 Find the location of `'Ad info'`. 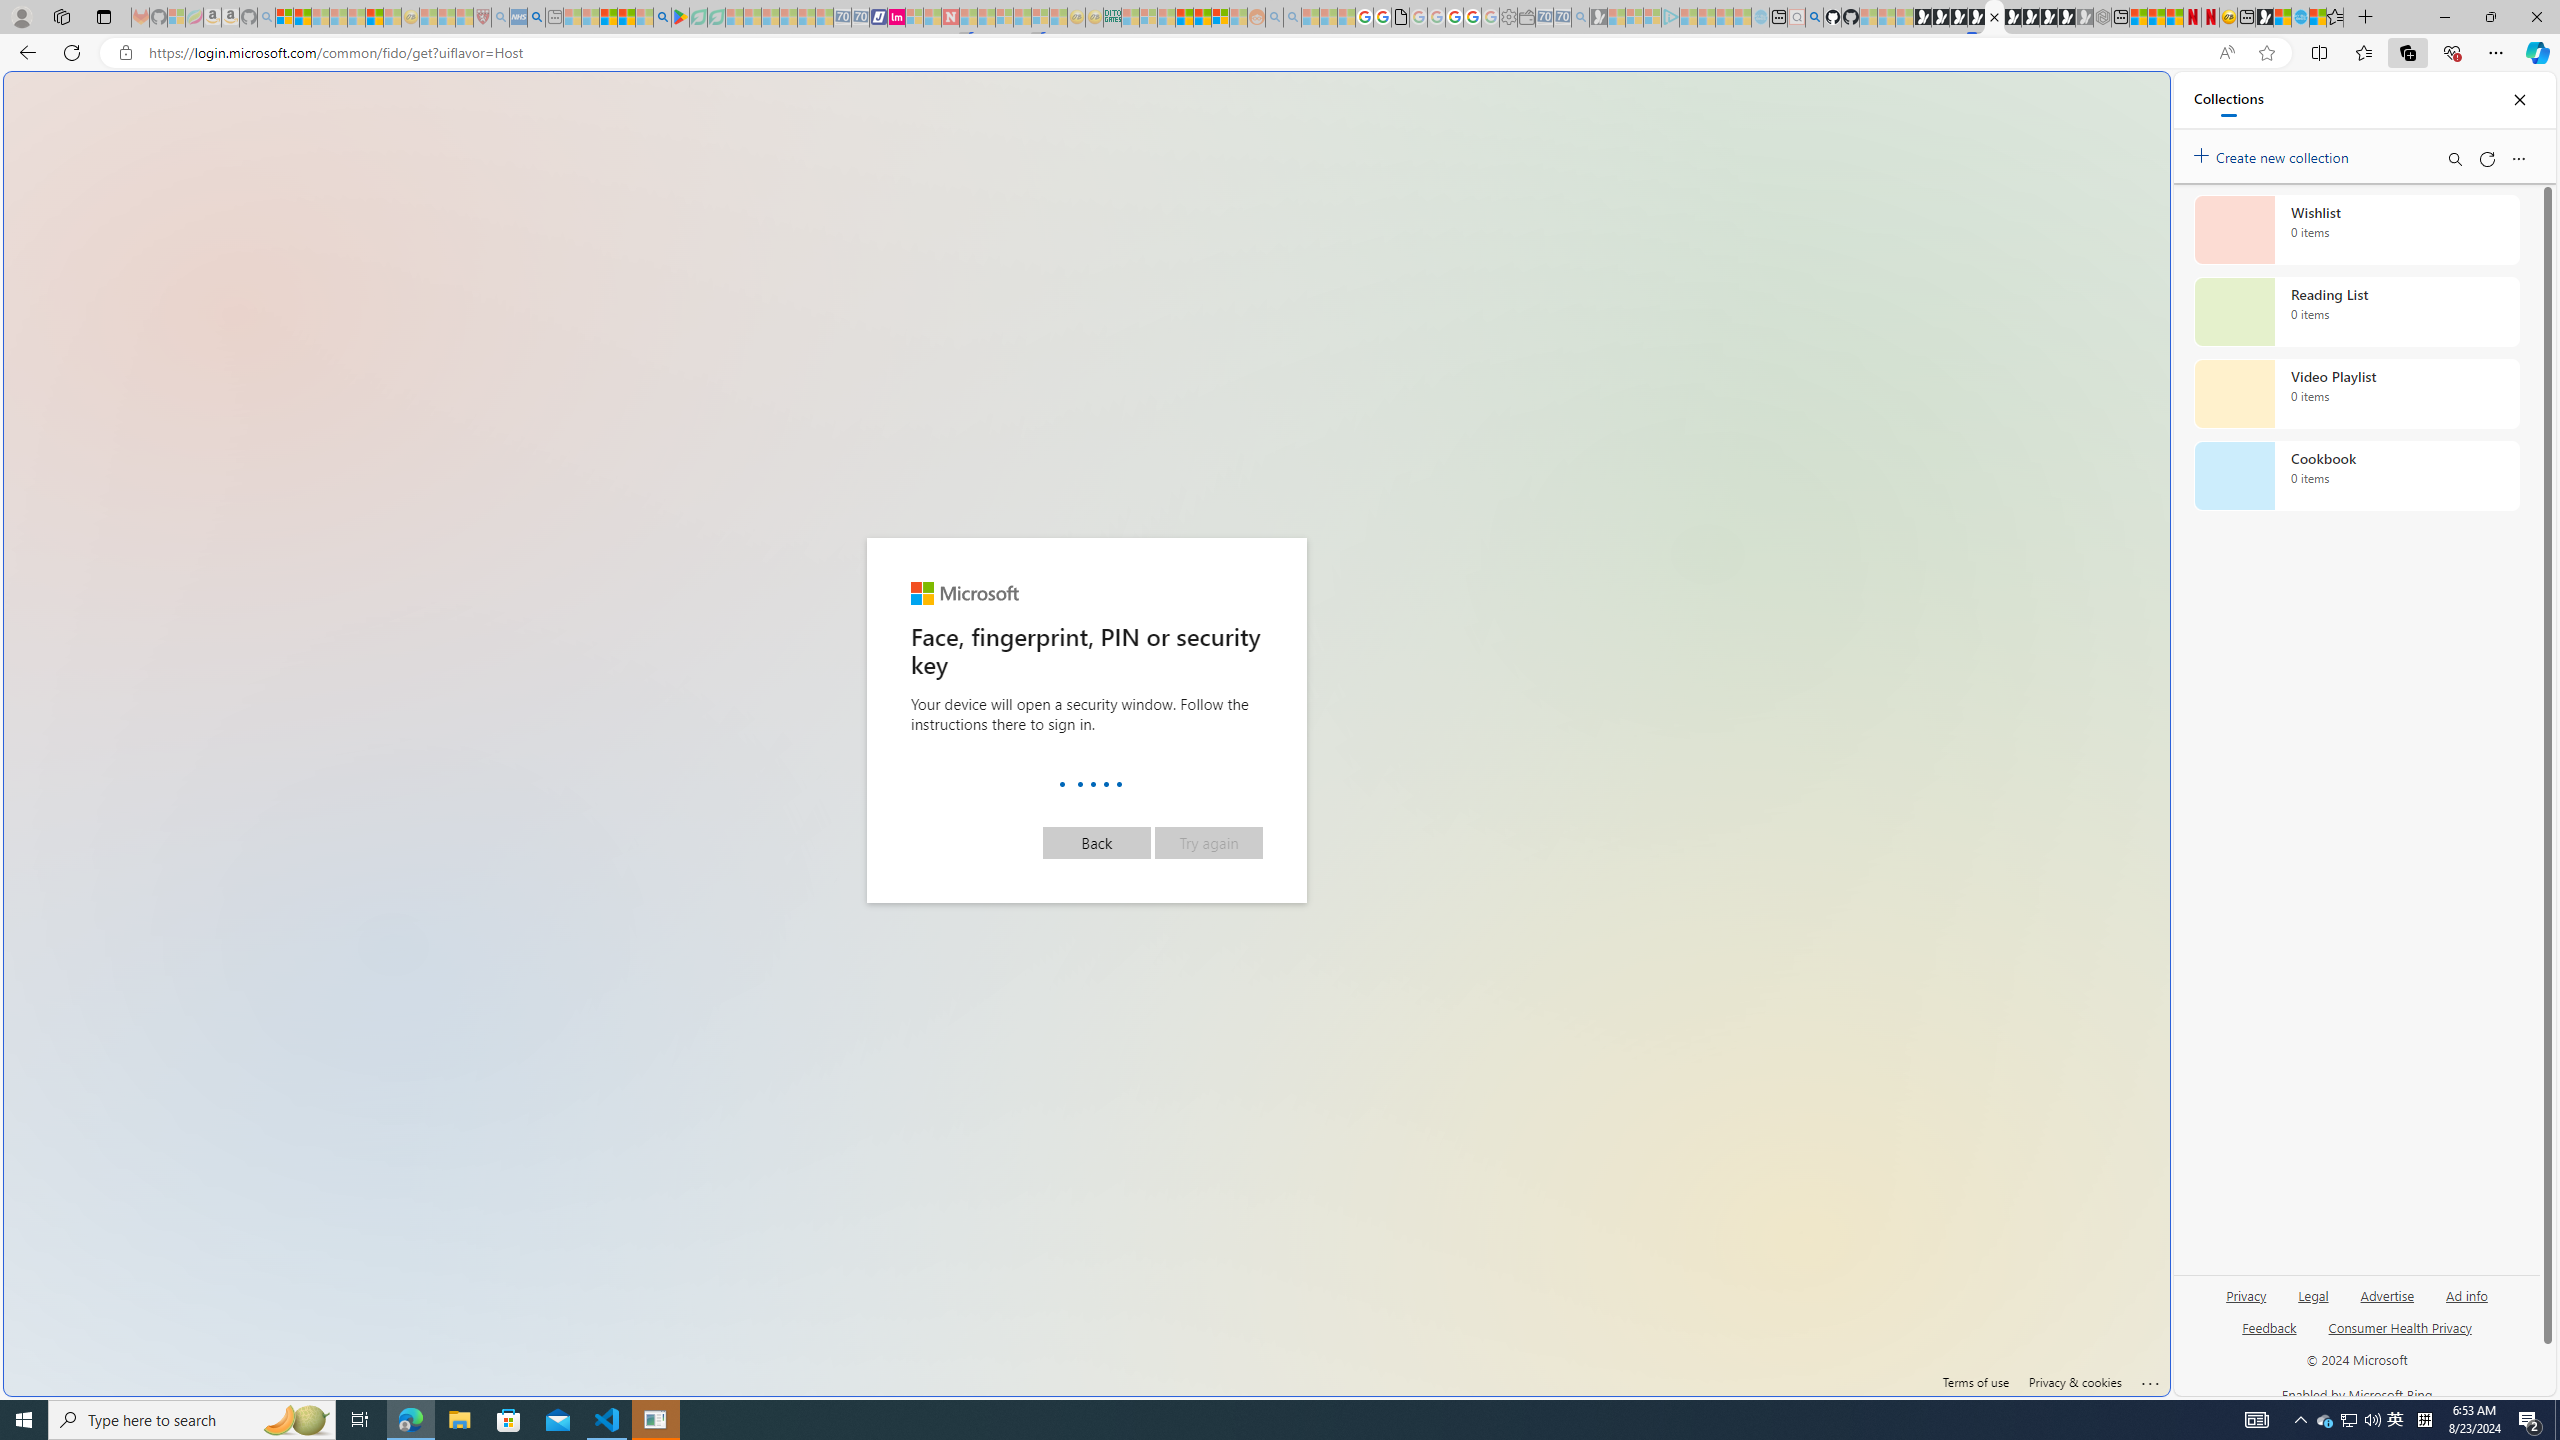

'Ad info' is located at coordinates (2466, 1302).